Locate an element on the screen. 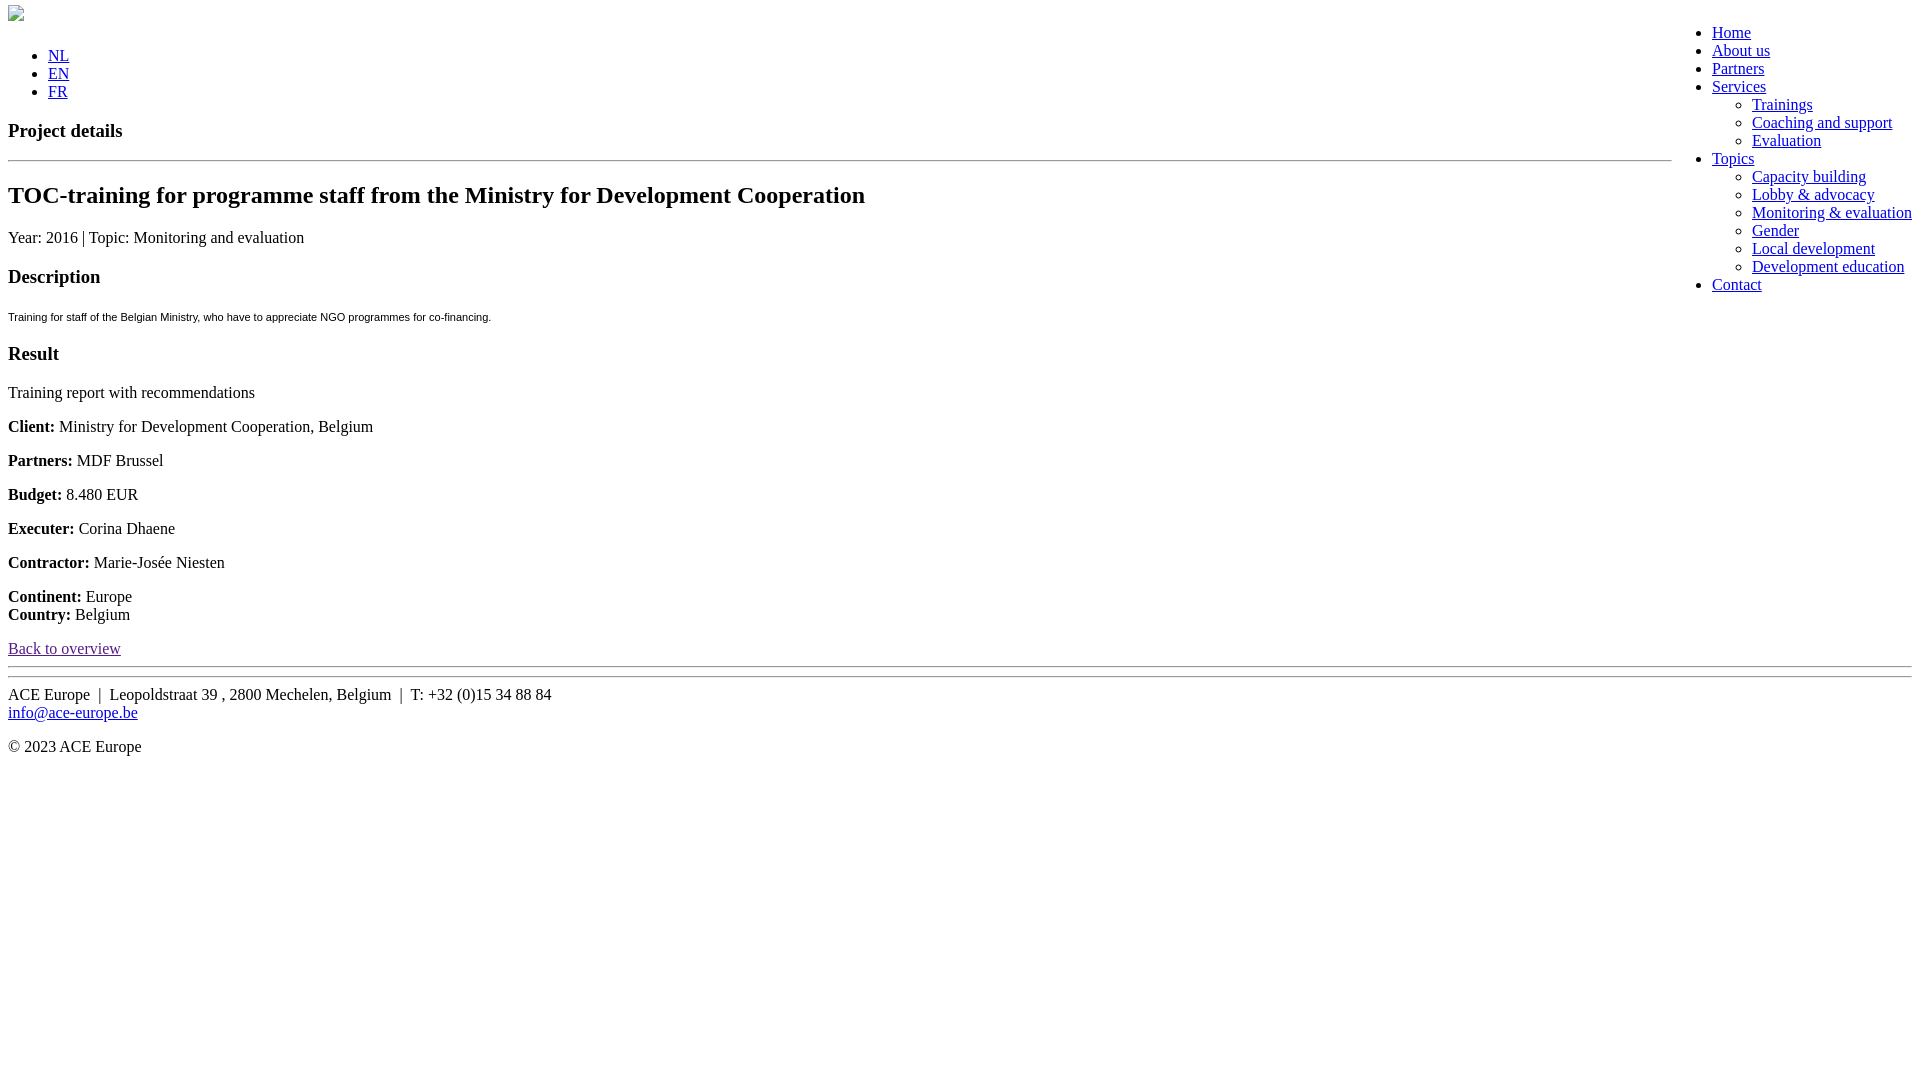  'NL' is located at coordinates (58, 54).